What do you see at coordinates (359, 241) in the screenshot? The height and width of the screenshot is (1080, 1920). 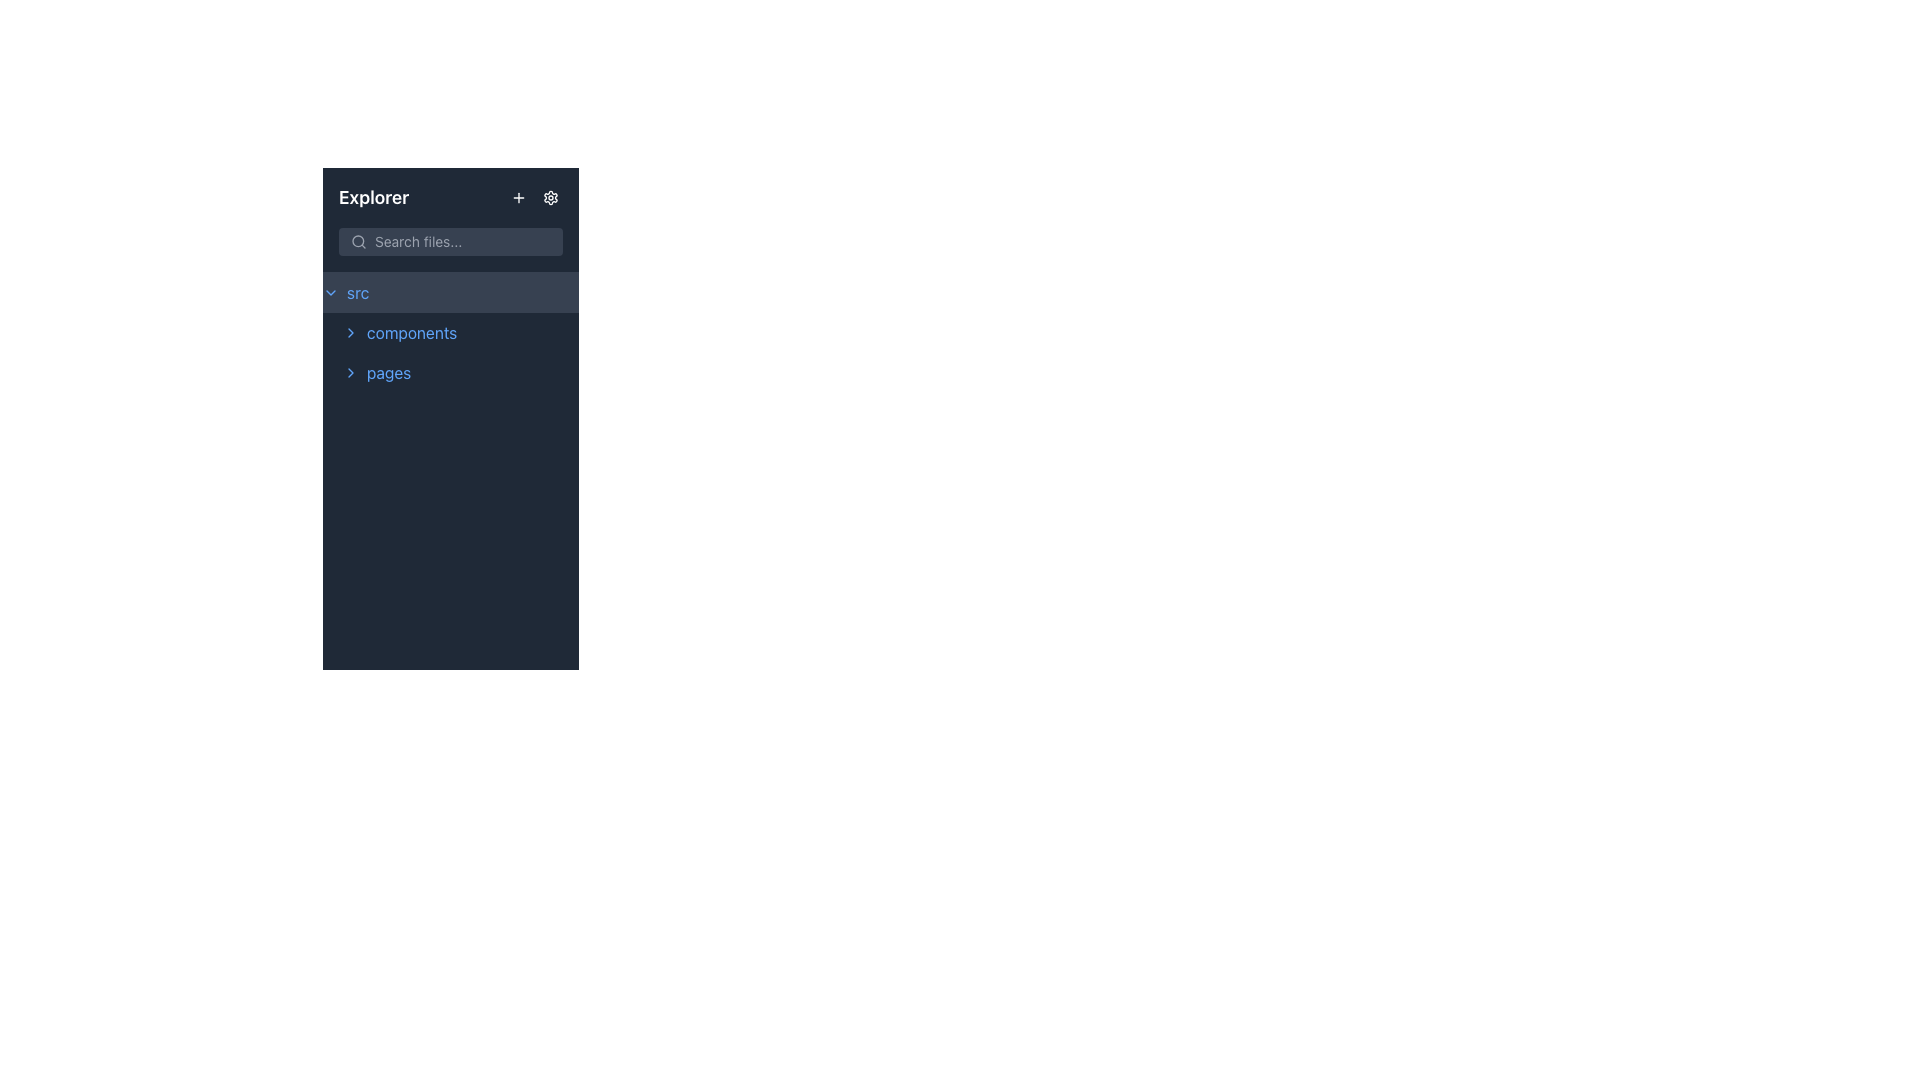 I see `the magnifying glass icon in the search bar interface, which is located to the left of the text input area within the explorer sidebar` at bounding box center [359, 241].